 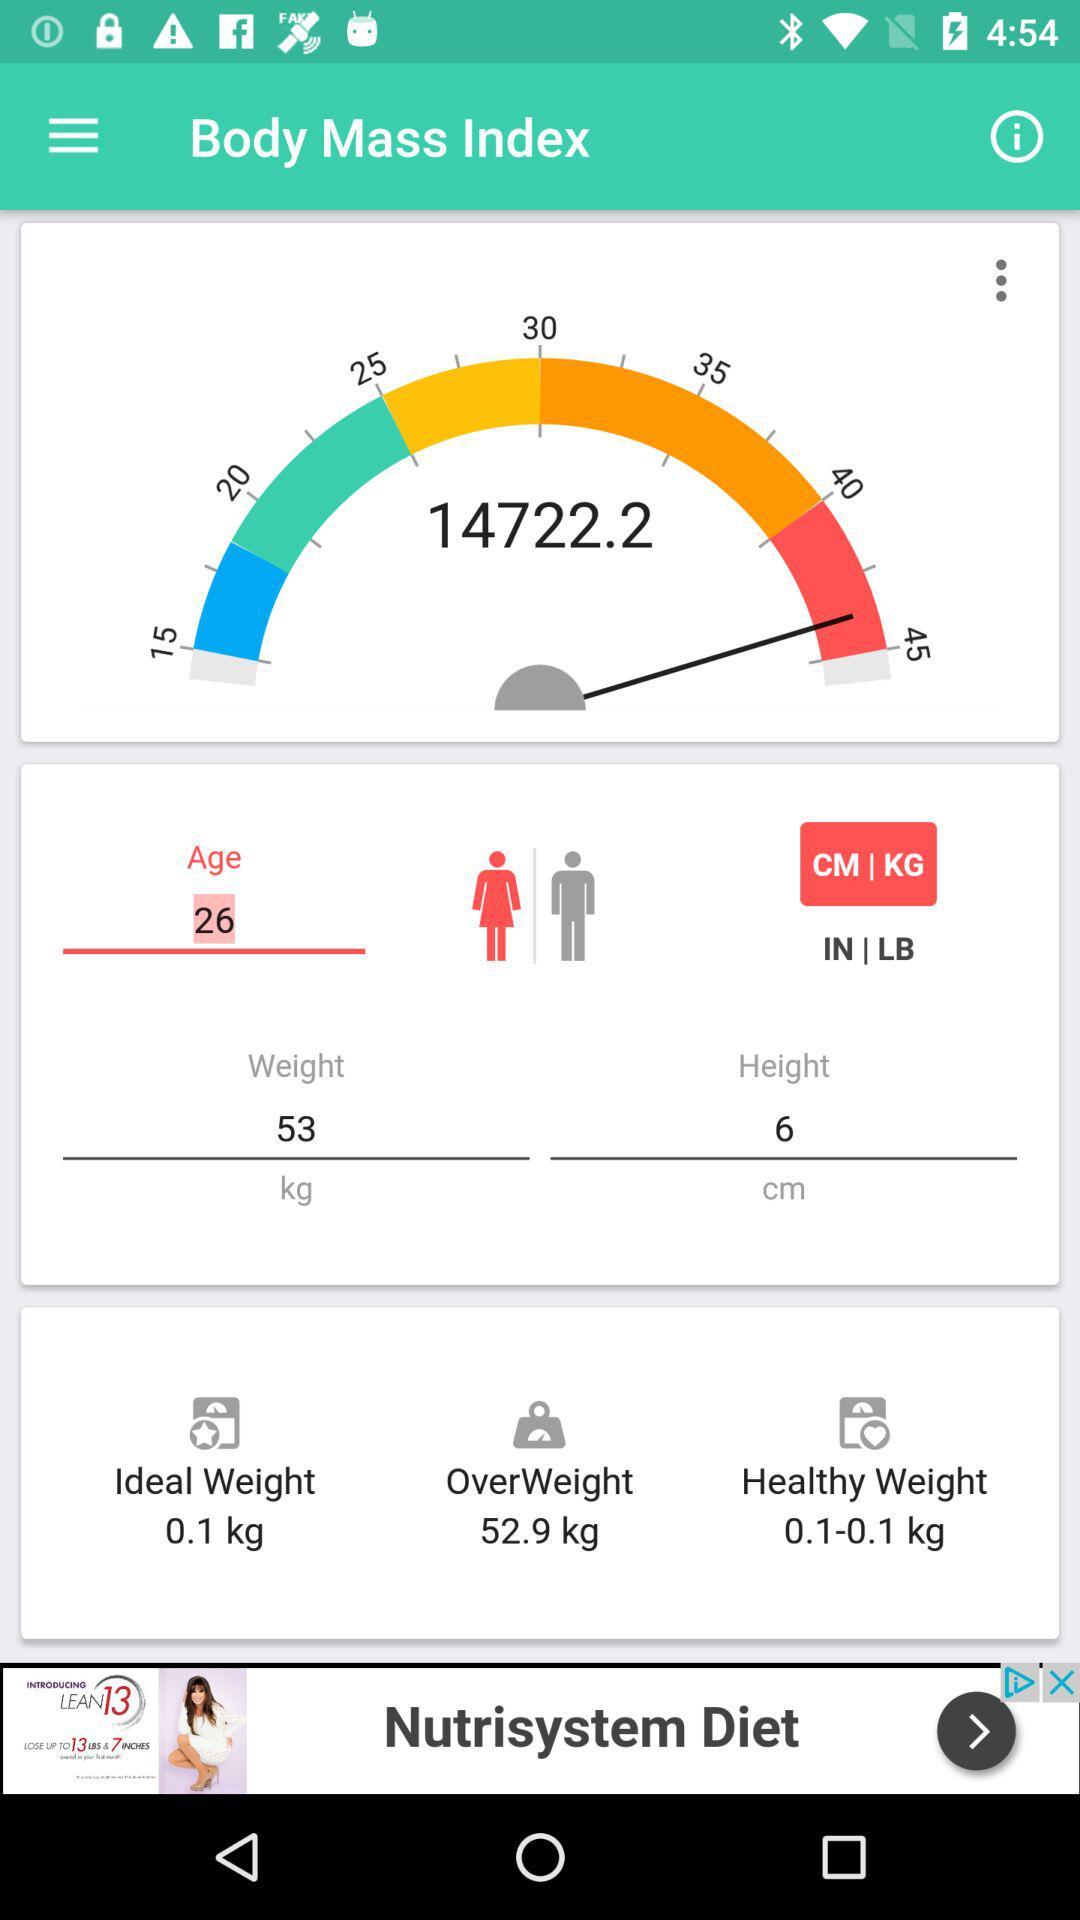 I want to click on advertisement for nutrisystem diet, so click(x=540, y=1727).